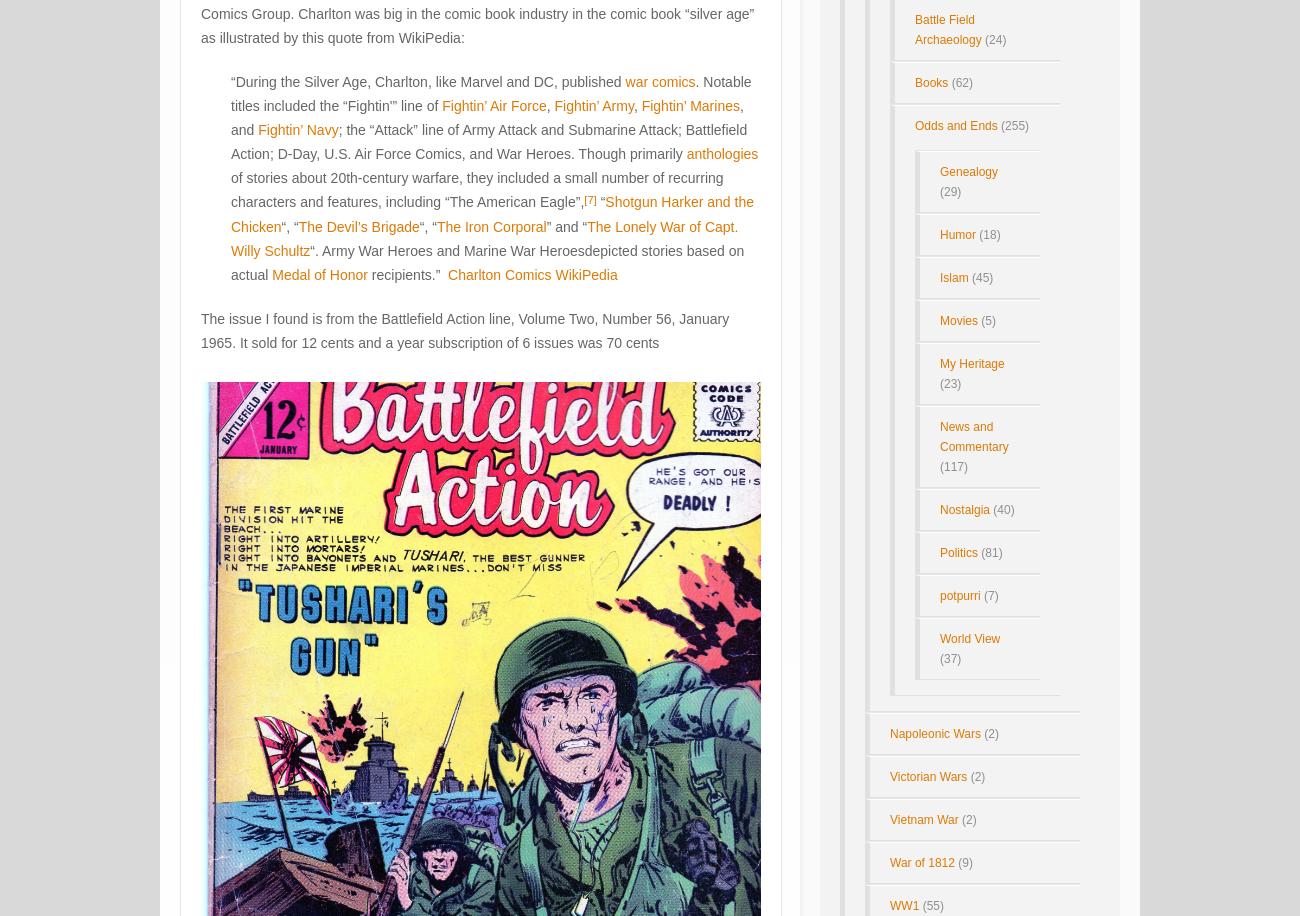 The height and width of the screenshot is (916, 1300). Describe the element at coordinates (931, 81) in the screenshot. I see `'Books'` at that location.